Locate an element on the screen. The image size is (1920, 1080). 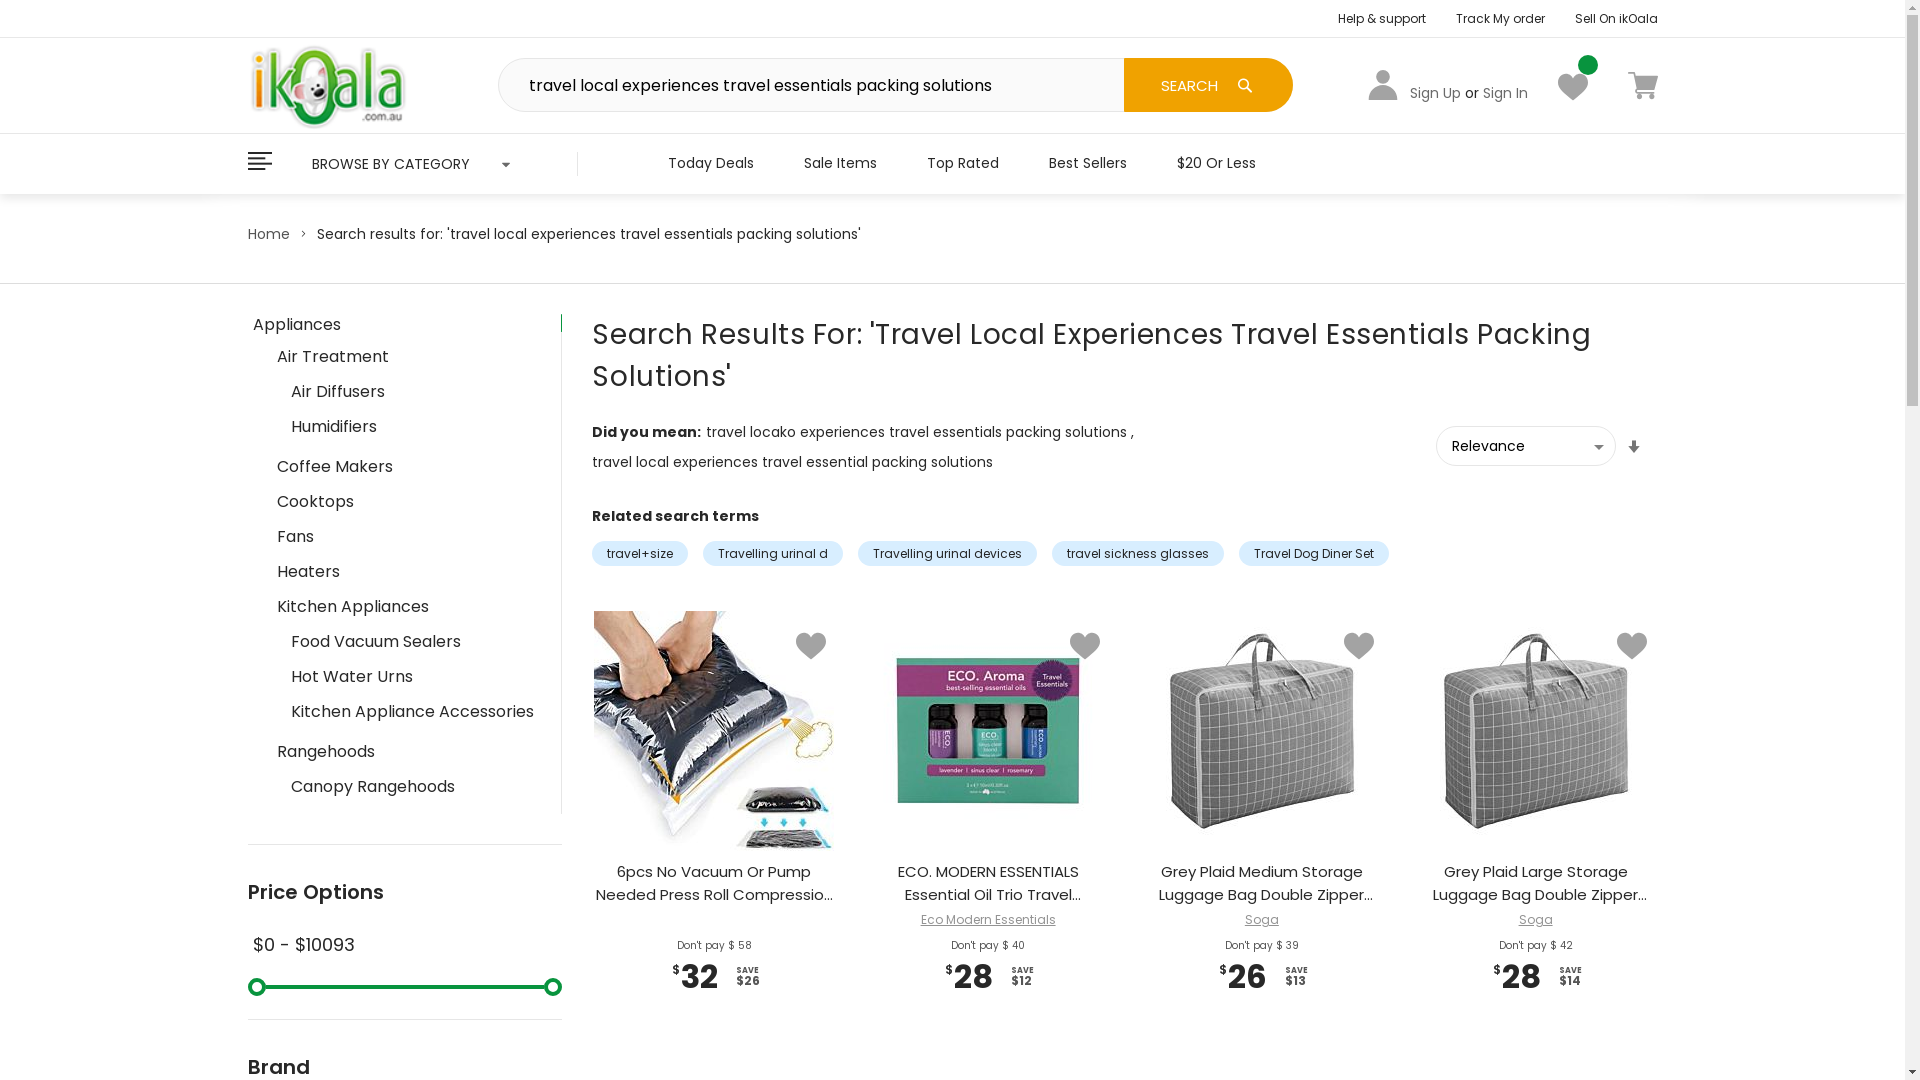
'Handheld Vacuum Cleaners' is located at coordinates (411, 859).